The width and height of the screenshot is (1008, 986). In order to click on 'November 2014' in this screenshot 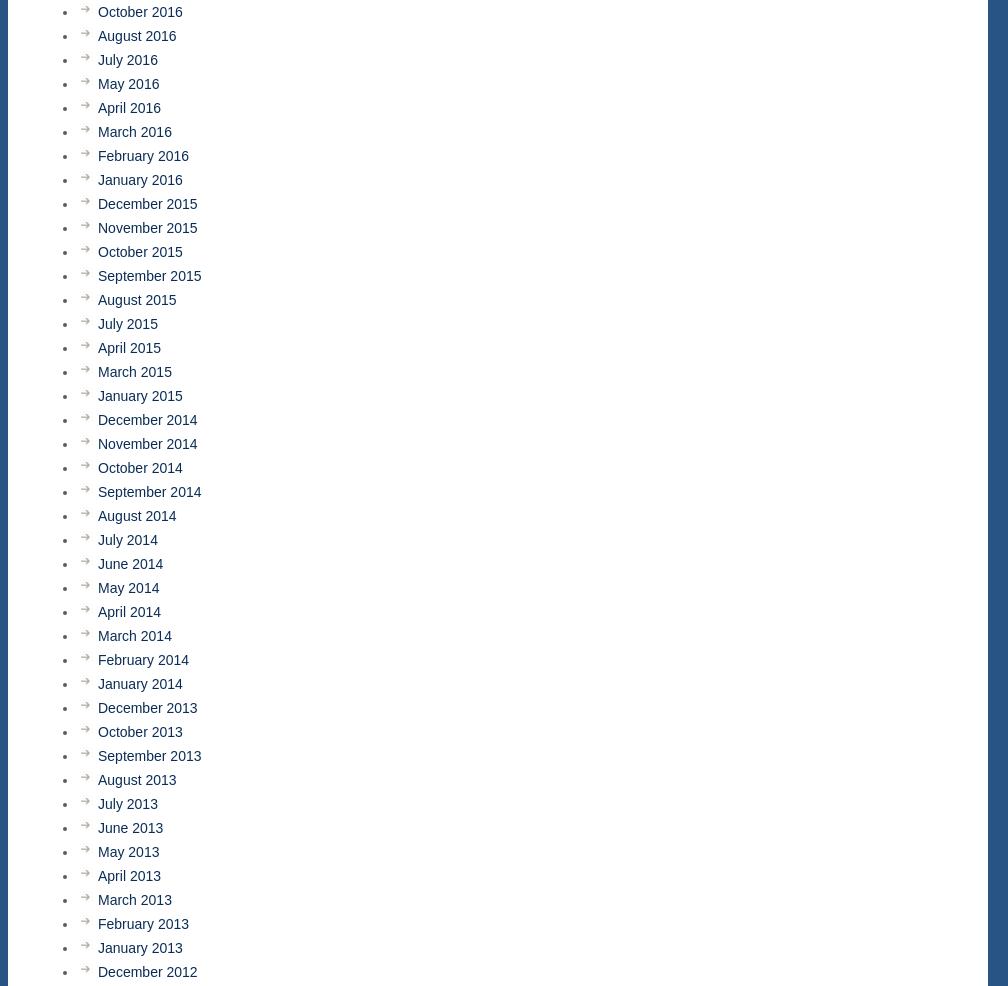, I will do `click(147, 443)`.